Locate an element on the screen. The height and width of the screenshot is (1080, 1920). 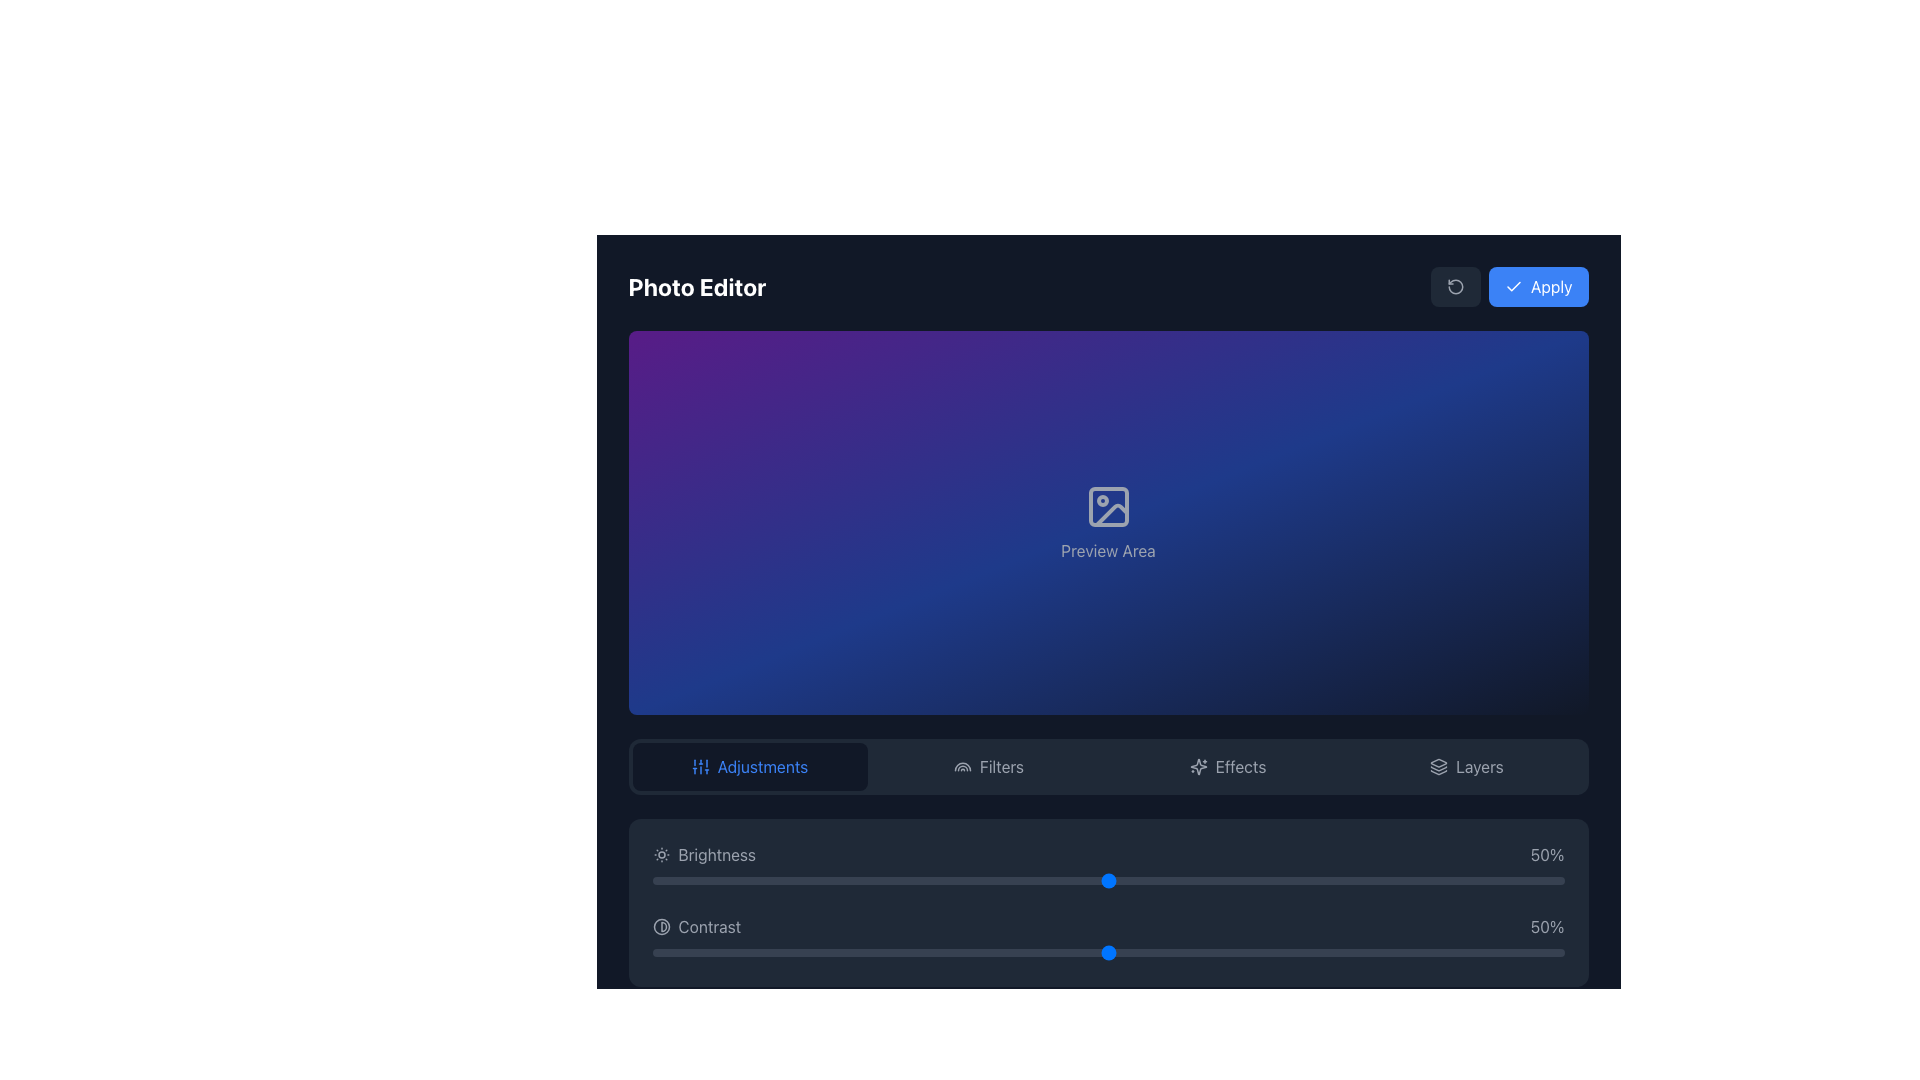
the central star-like icon in the top-right quadrant of the interface, which symbolizes effects or enhancements is located at coordinates (1198, 766).